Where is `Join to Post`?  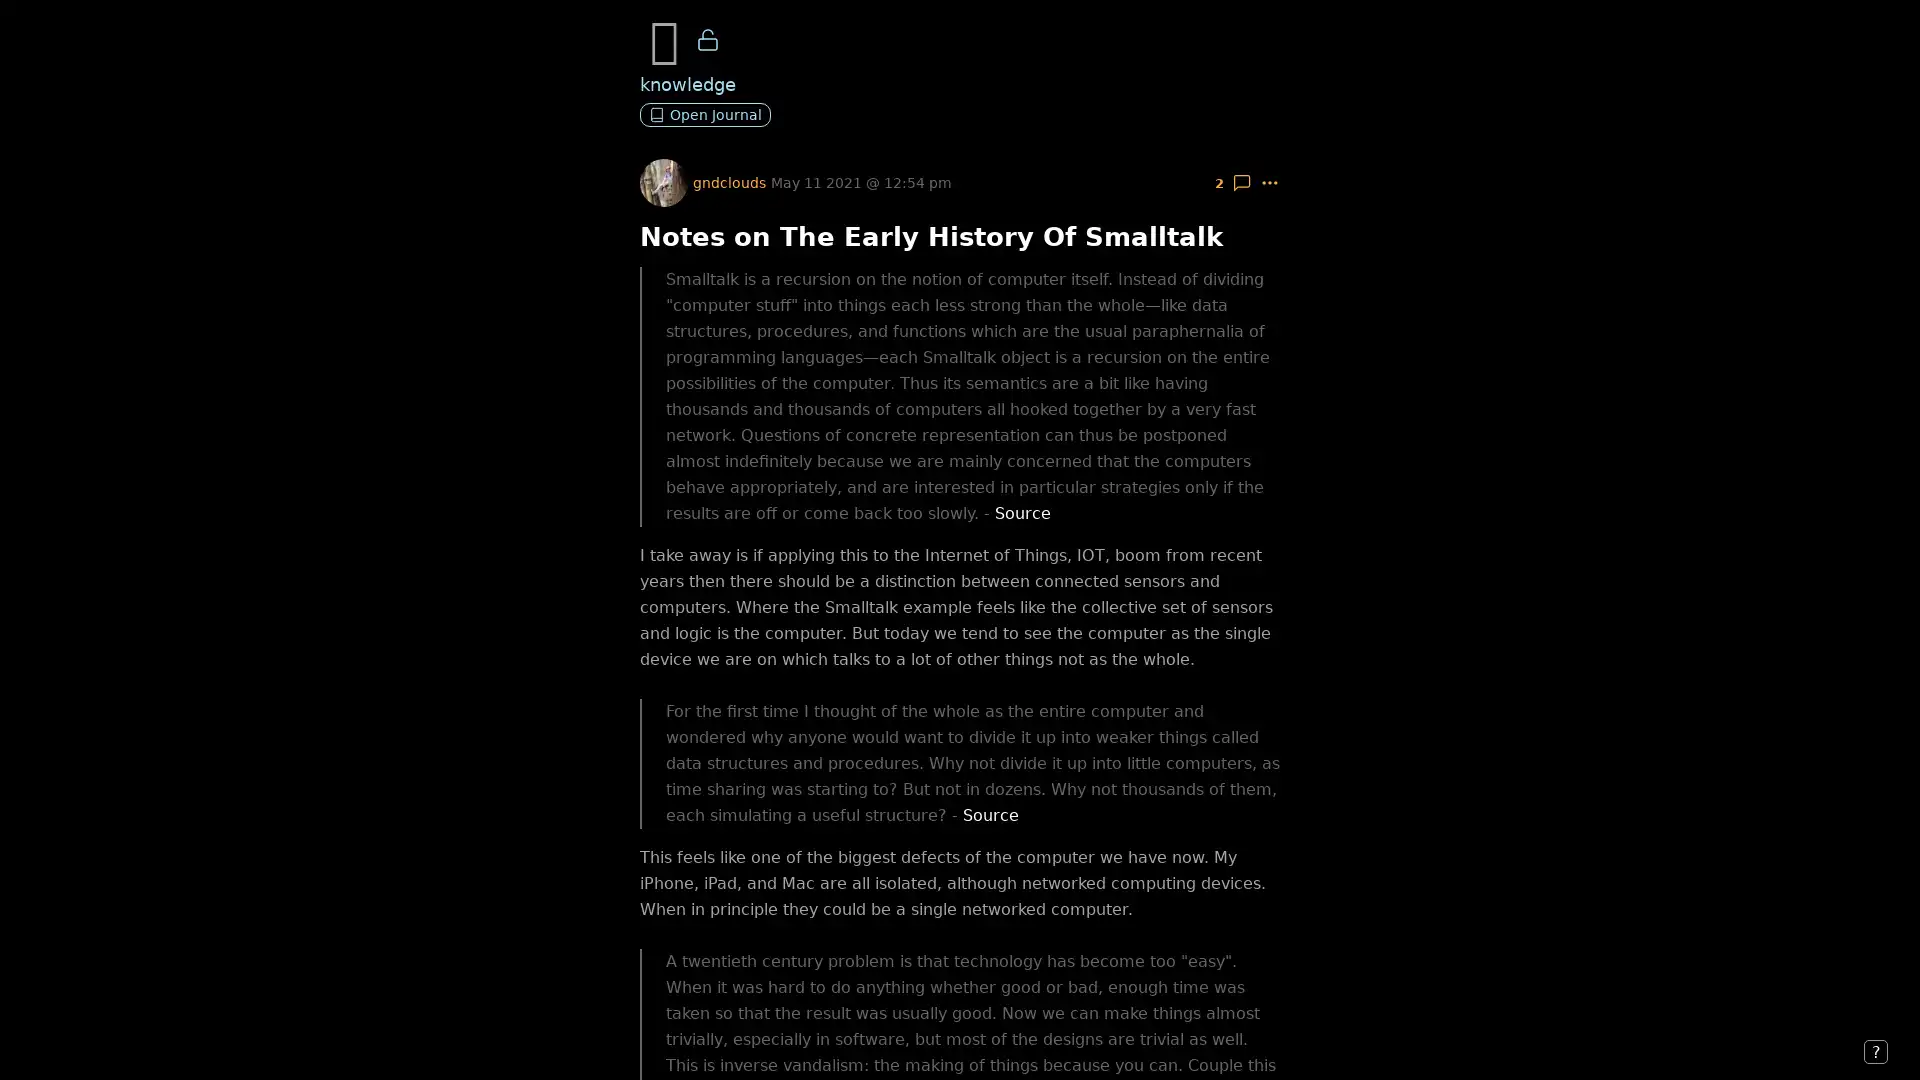 Join to Post is located at coordinates (211, 1040).